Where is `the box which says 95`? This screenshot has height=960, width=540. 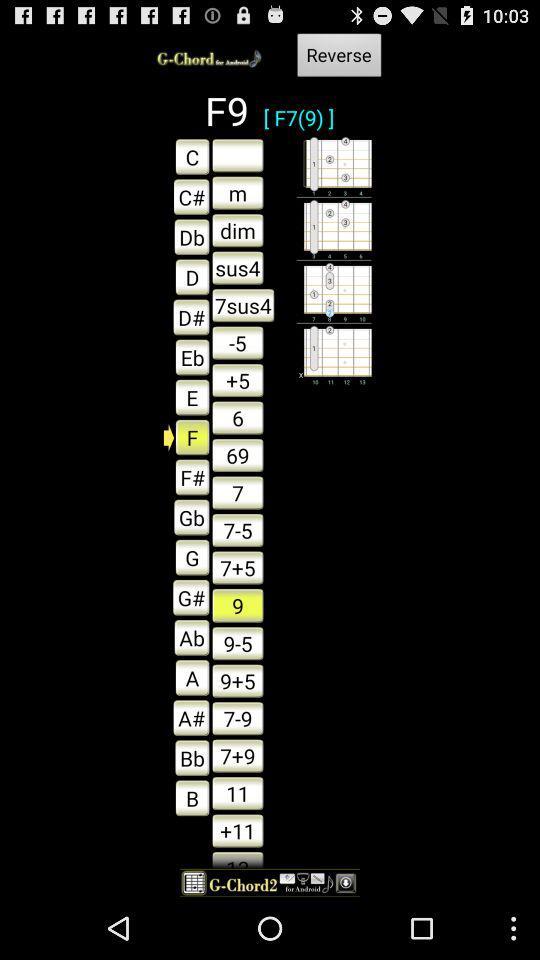
the box which says 95 is located at coordinates (237, 681).